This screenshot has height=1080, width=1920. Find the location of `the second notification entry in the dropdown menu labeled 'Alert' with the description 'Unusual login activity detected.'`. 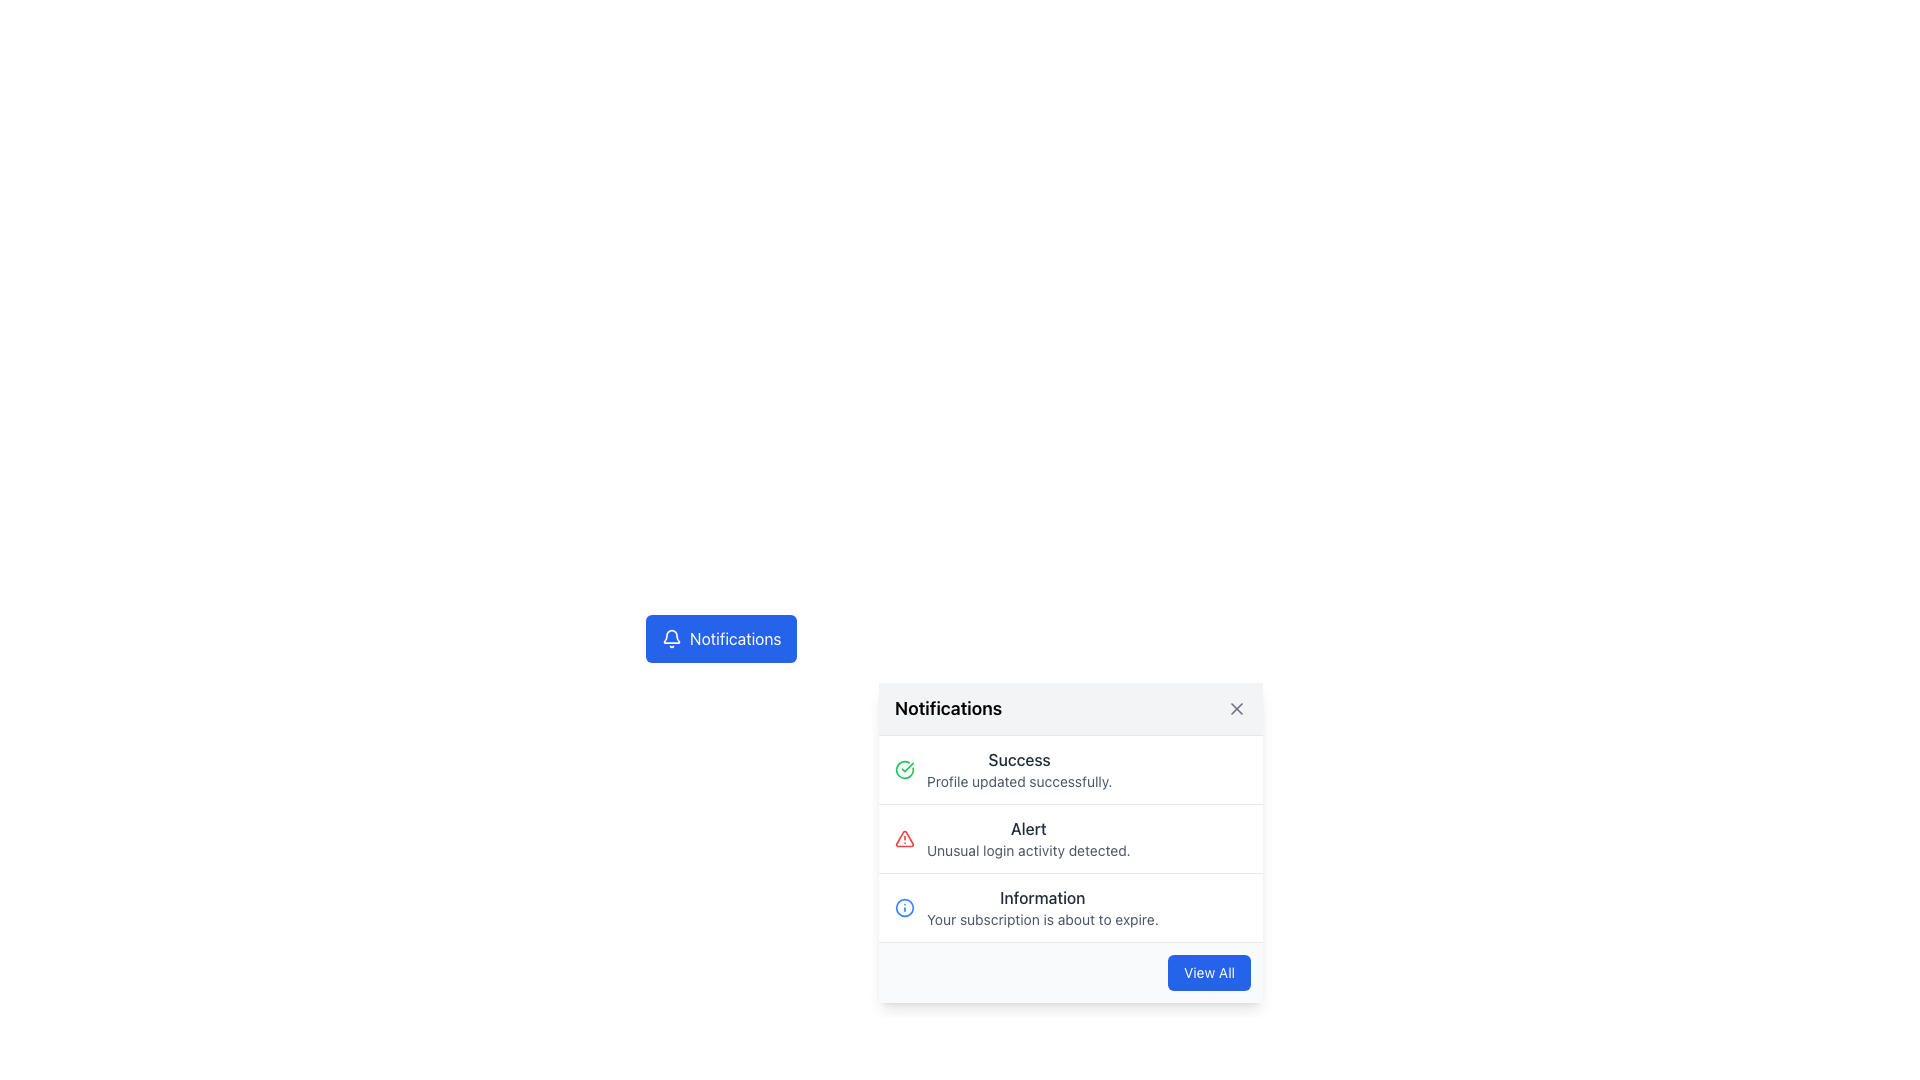

the second notification entry in the dropdown menu labeled 'Alert' with the description 'Unusual login activity detected.' is located at coordinates (1069, 839).